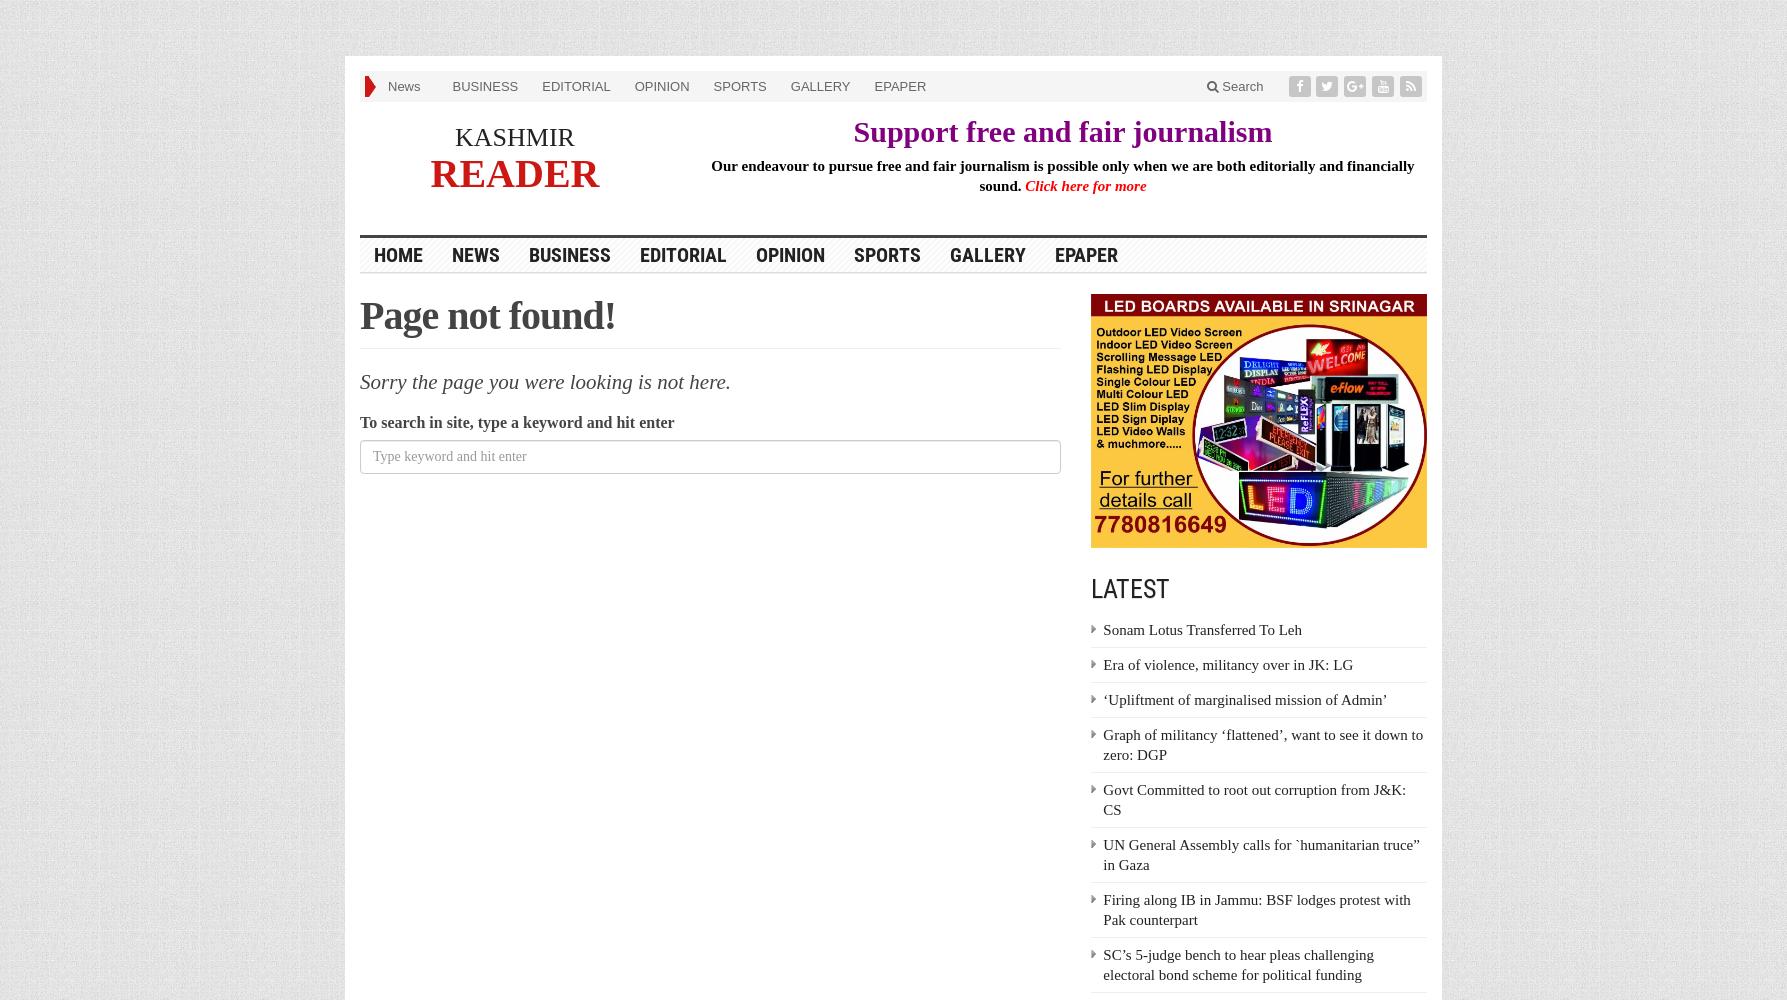 The height and width of the screenshot is (1000, 1787). What do you see at coordinates (1201, 630) in the screenshot?
I see `'Sonam Lotus Transferred To Leh'` at bounding box center [1201, 630].